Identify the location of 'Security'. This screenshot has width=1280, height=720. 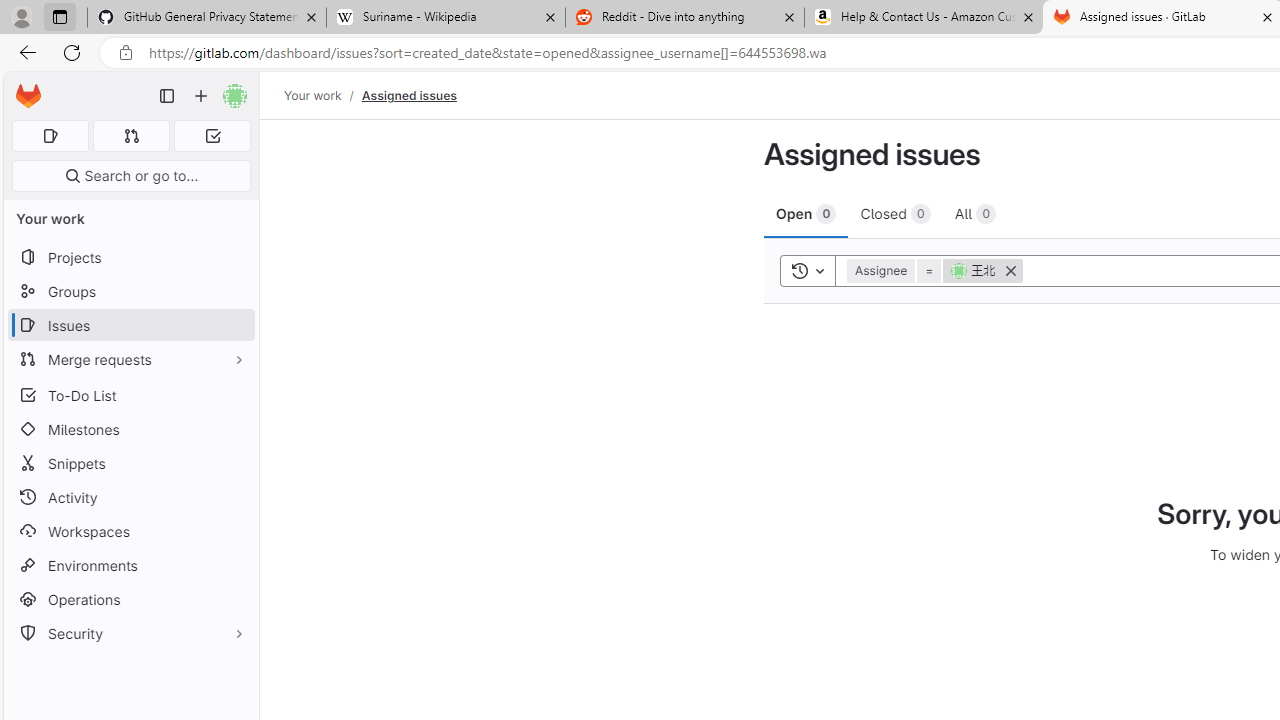
(130, 633).